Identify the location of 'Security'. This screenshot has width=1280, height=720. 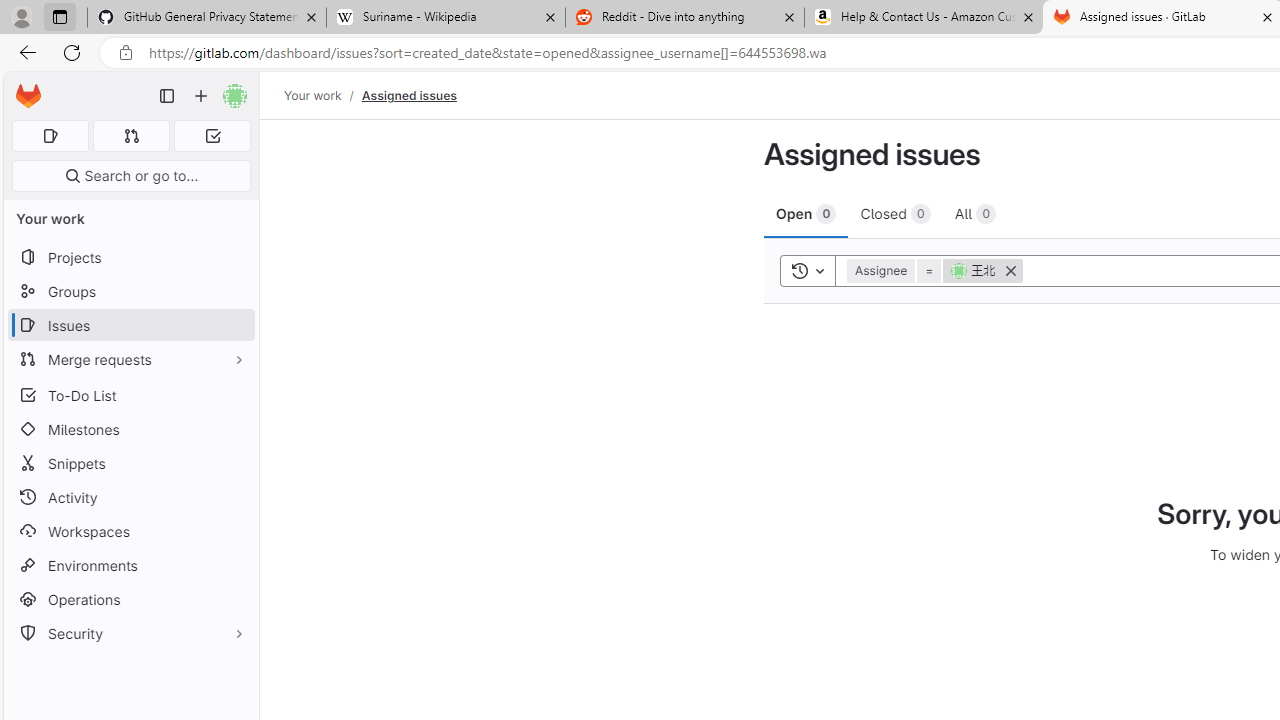
(130, 633).